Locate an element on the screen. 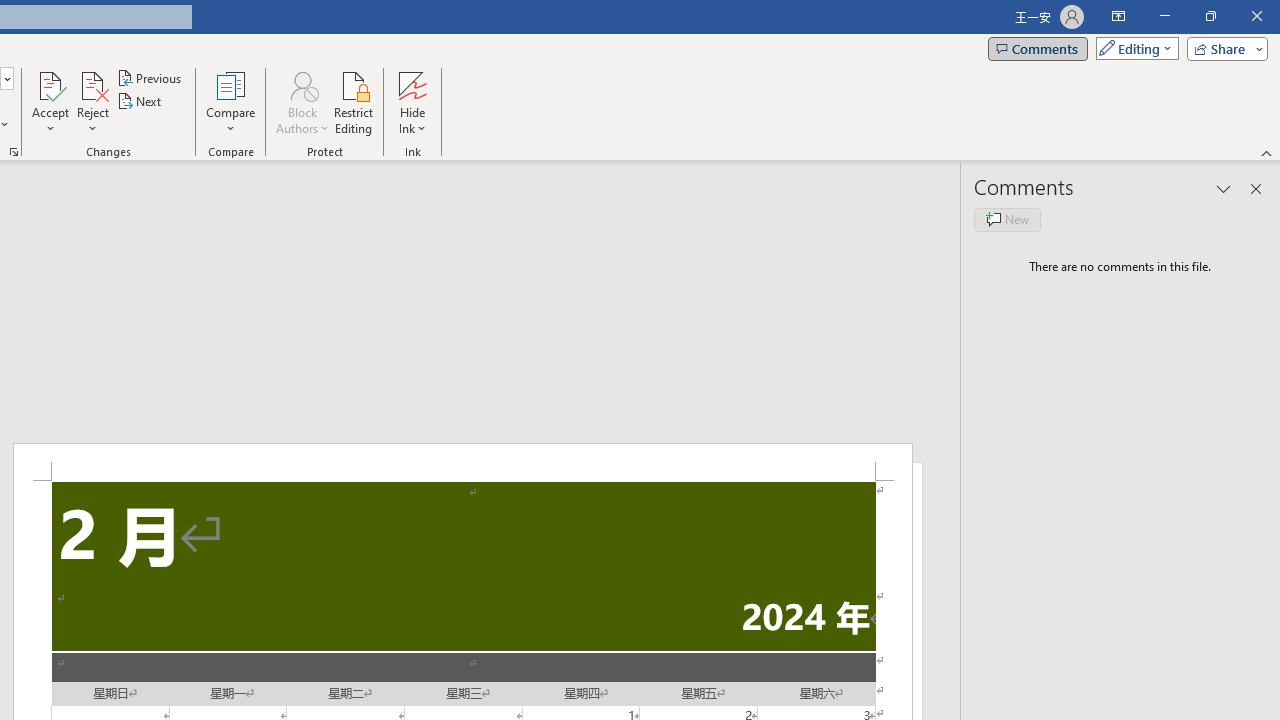 The image size is (1280, 720). 'Compare' is located at coordinates (231, 103).